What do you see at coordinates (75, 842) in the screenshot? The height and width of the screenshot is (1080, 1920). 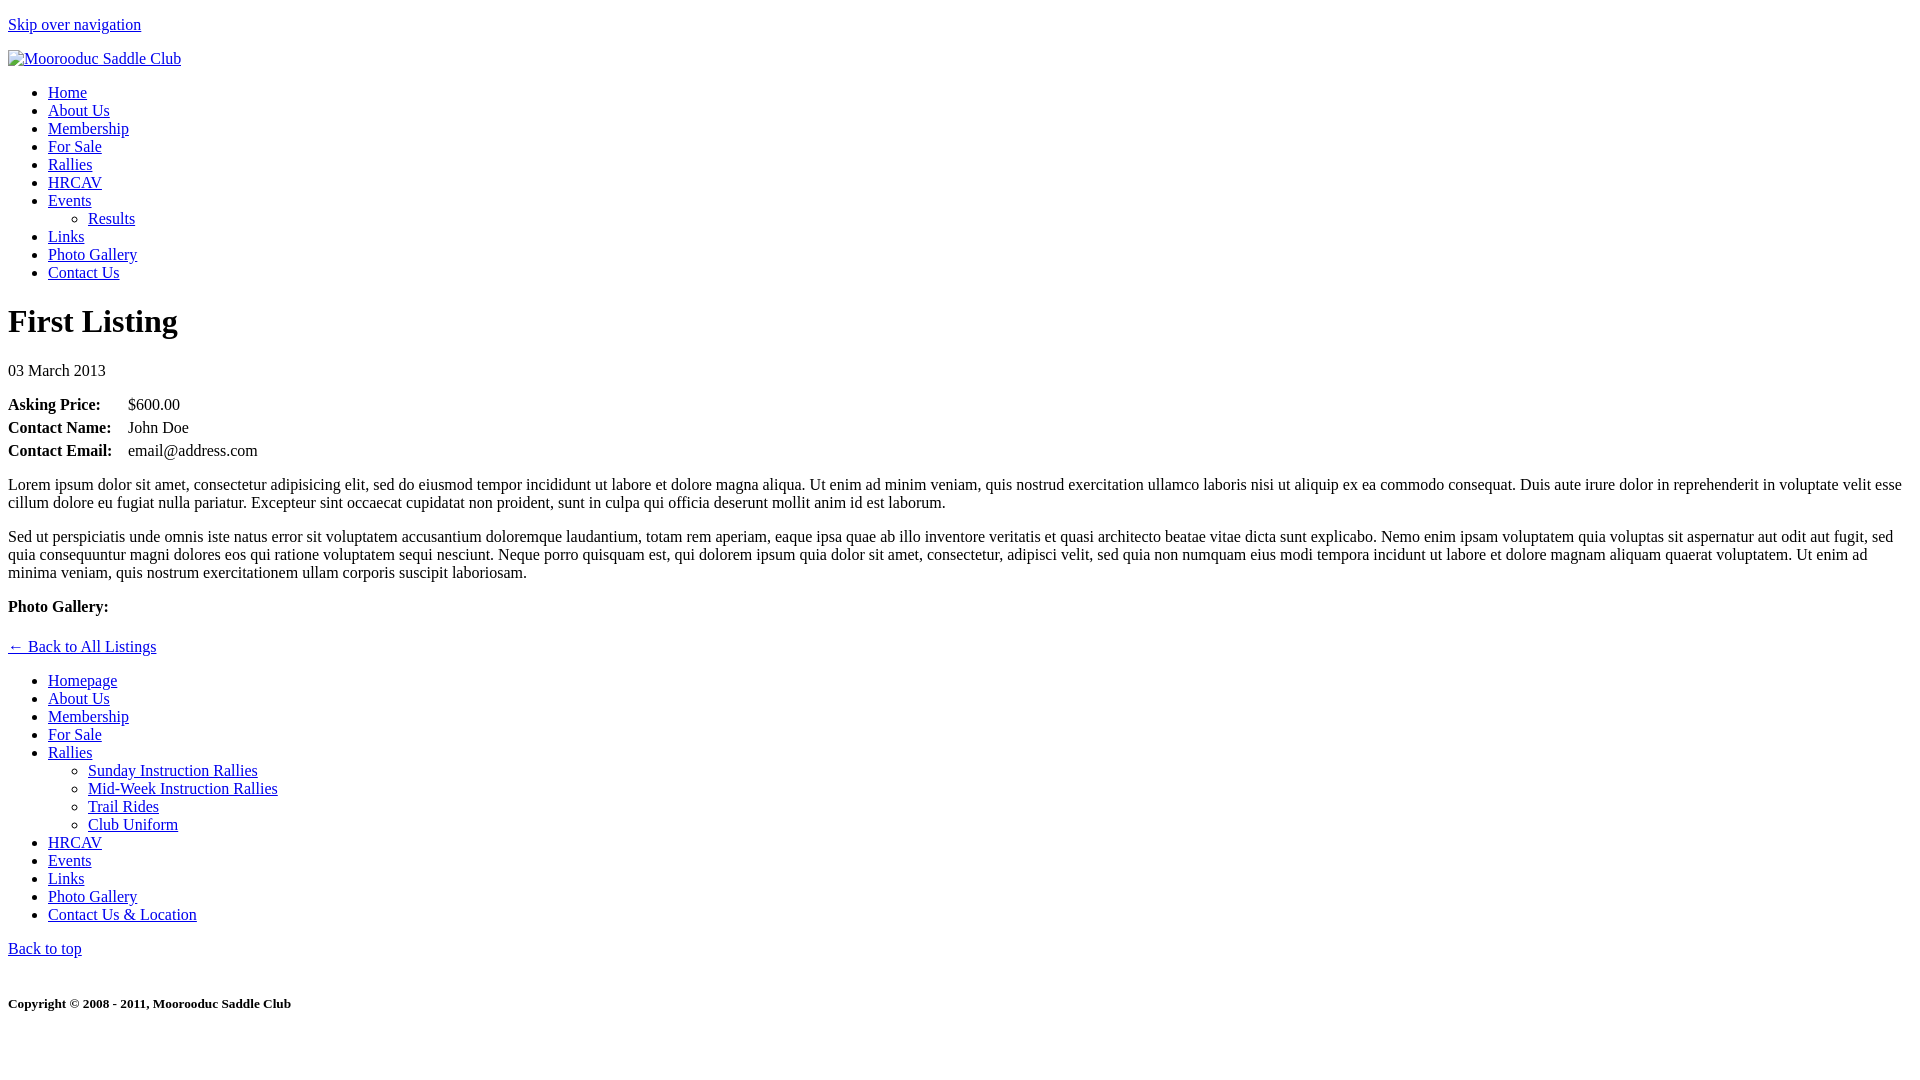 I see `'HRCAV'` at bounding box center [75, 842].